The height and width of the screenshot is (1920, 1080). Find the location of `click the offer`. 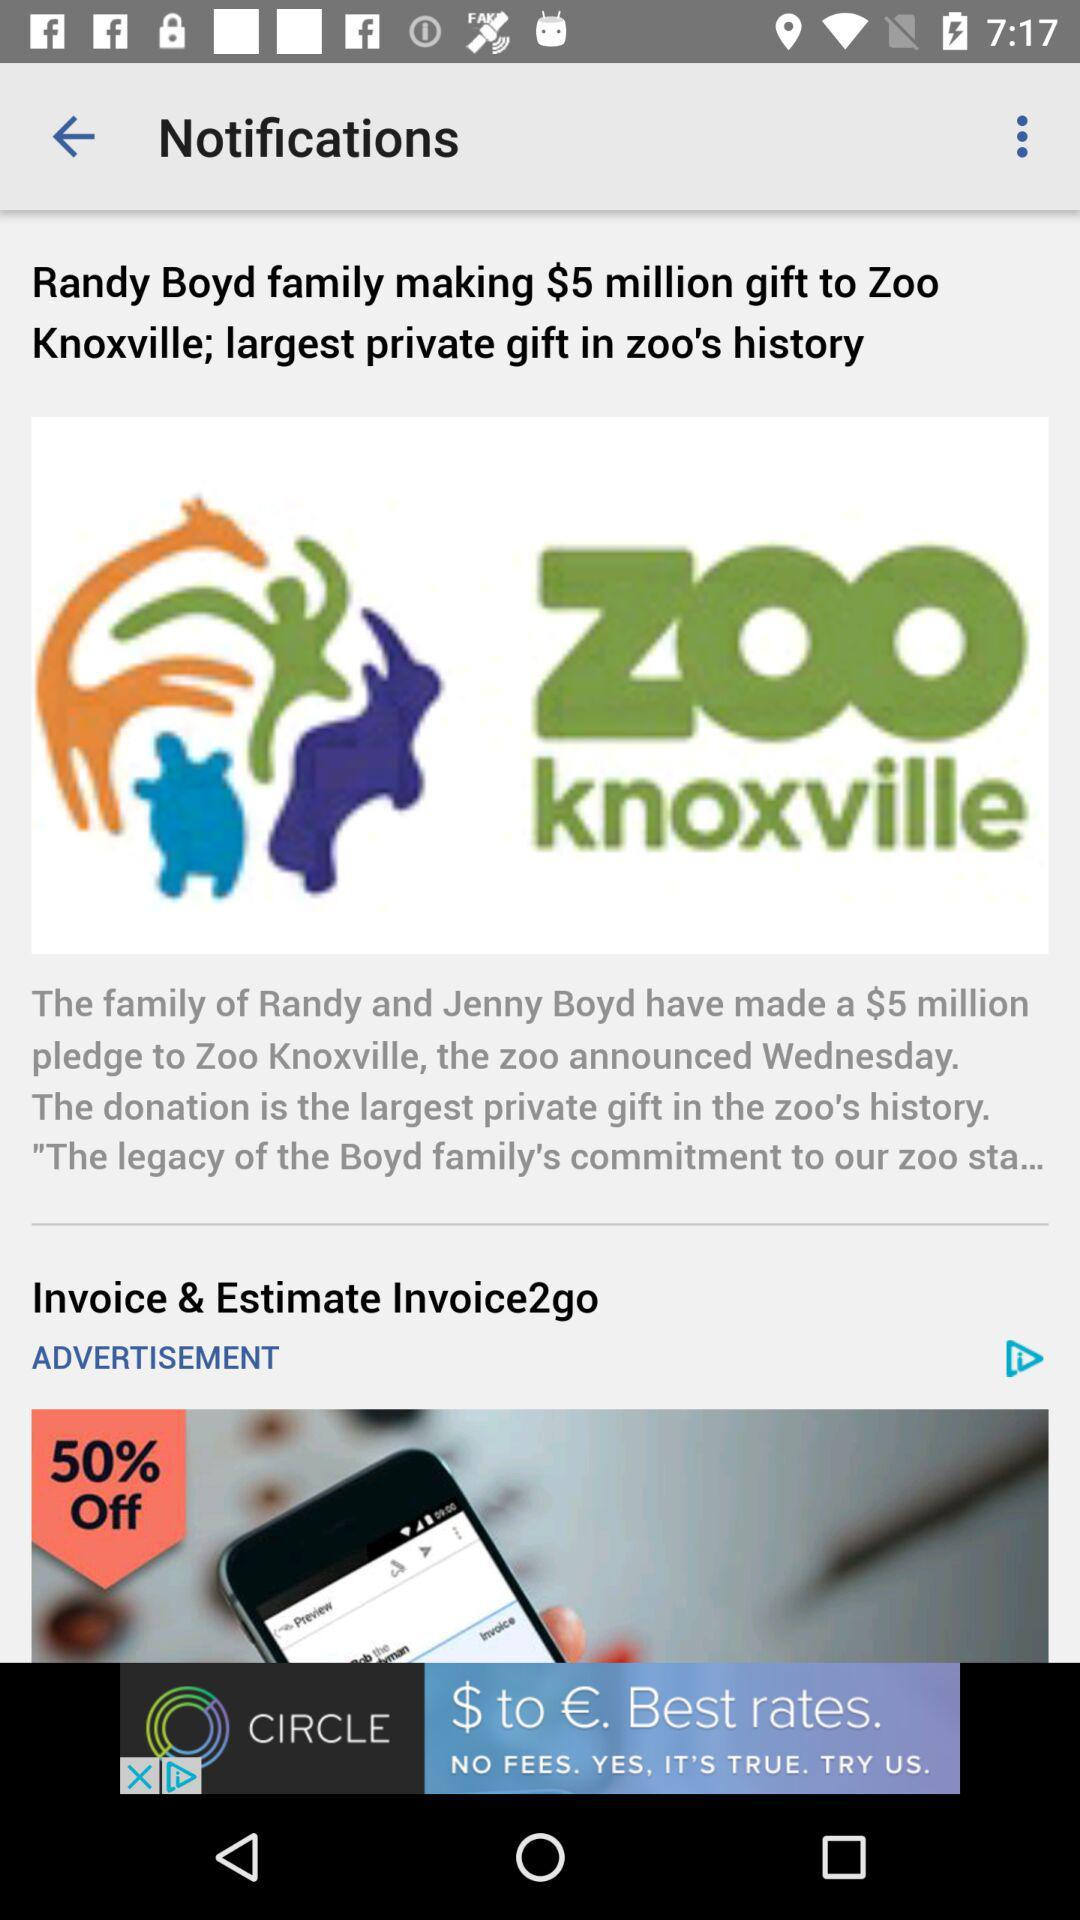

click the offer is located at coordinates (540, 1535).